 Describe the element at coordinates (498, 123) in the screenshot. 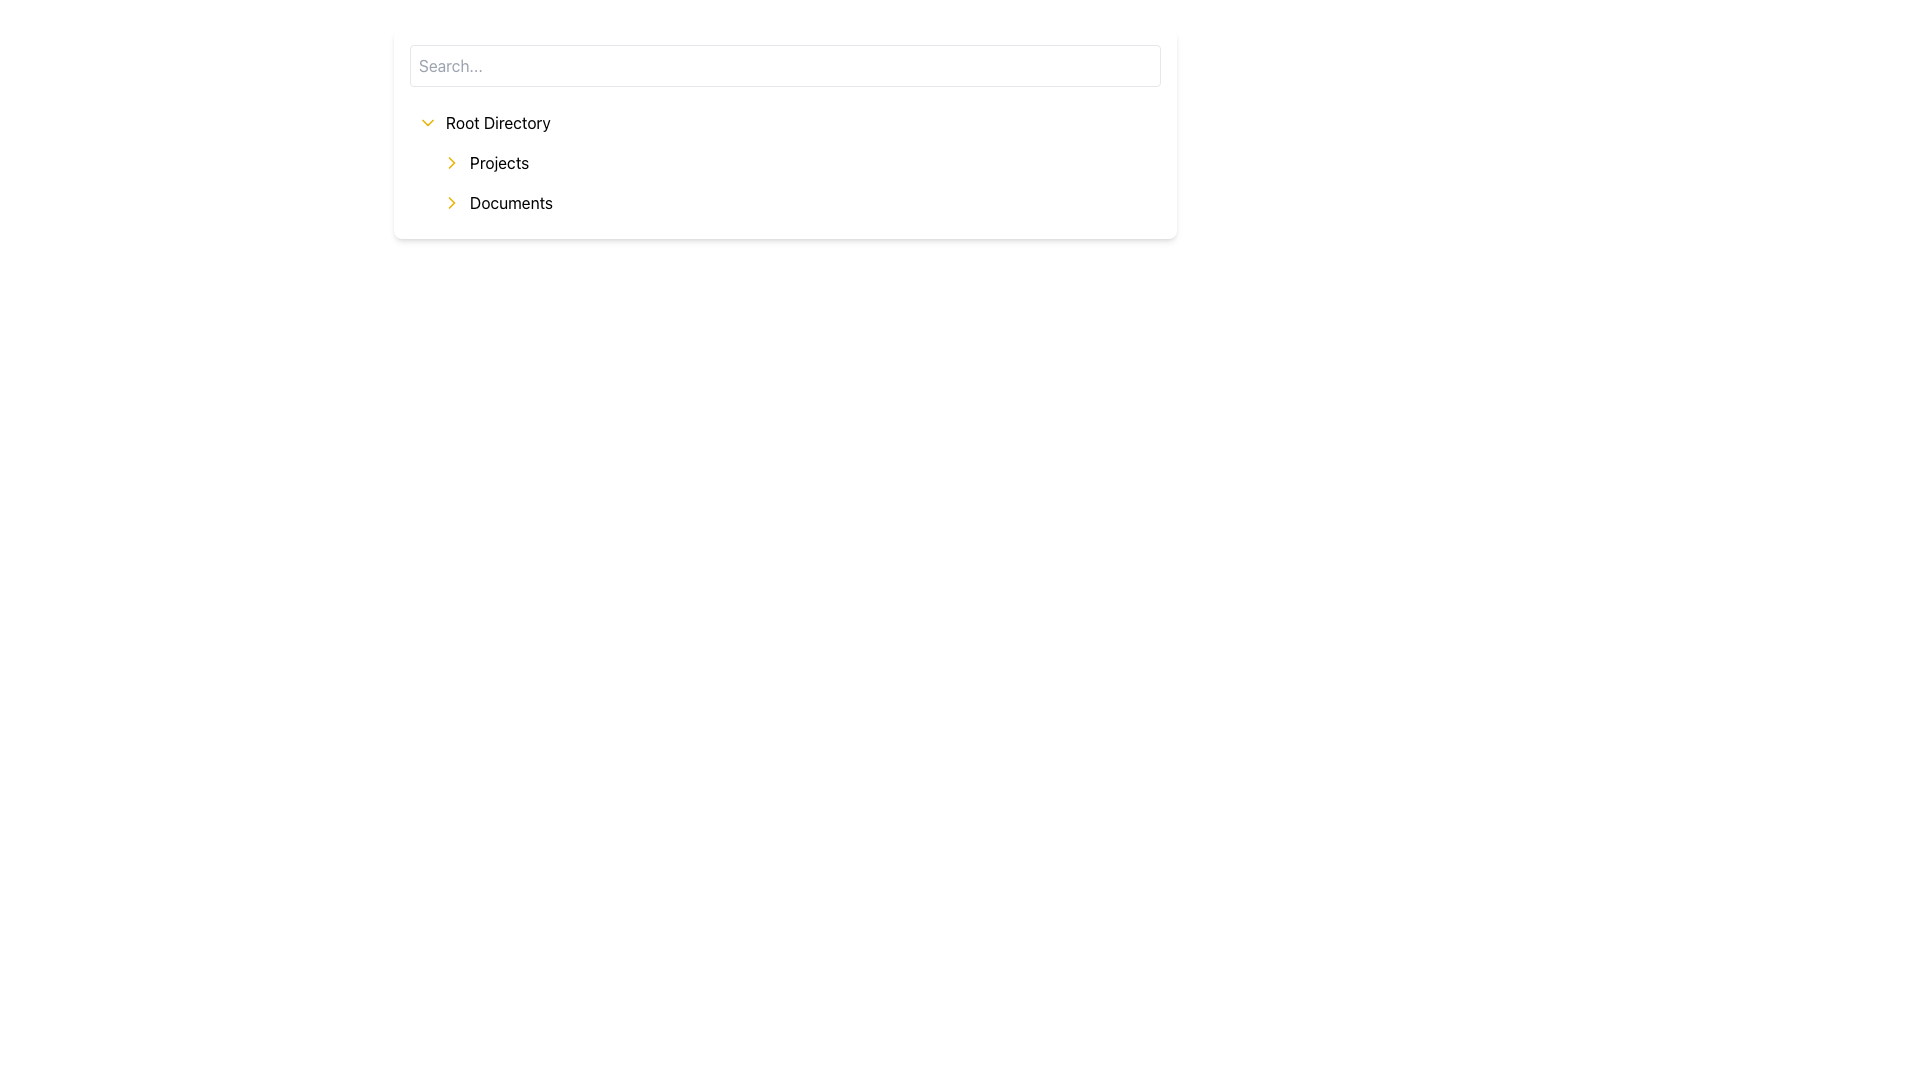

I see `the 'Root Directory' text label` at that location.